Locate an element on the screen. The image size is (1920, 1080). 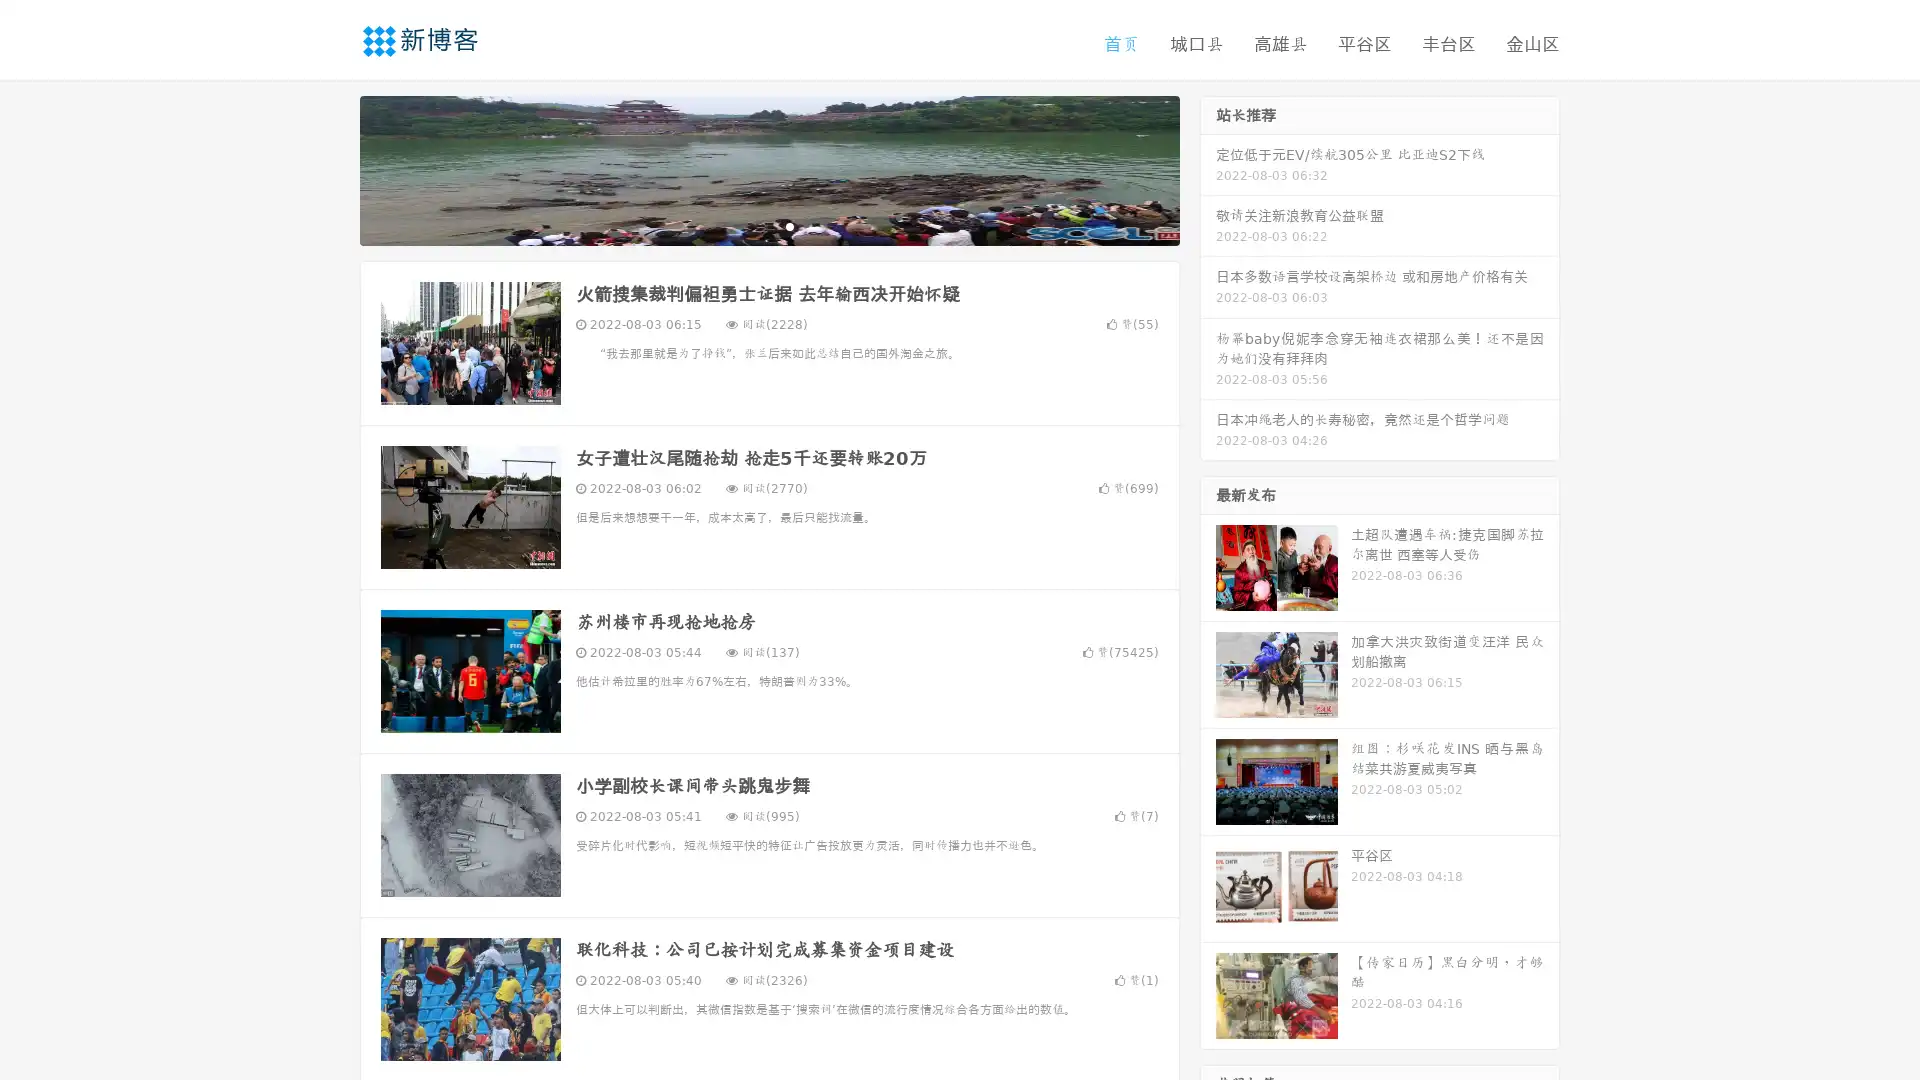
Go to slide 1 is located at coordinates (748, 225).